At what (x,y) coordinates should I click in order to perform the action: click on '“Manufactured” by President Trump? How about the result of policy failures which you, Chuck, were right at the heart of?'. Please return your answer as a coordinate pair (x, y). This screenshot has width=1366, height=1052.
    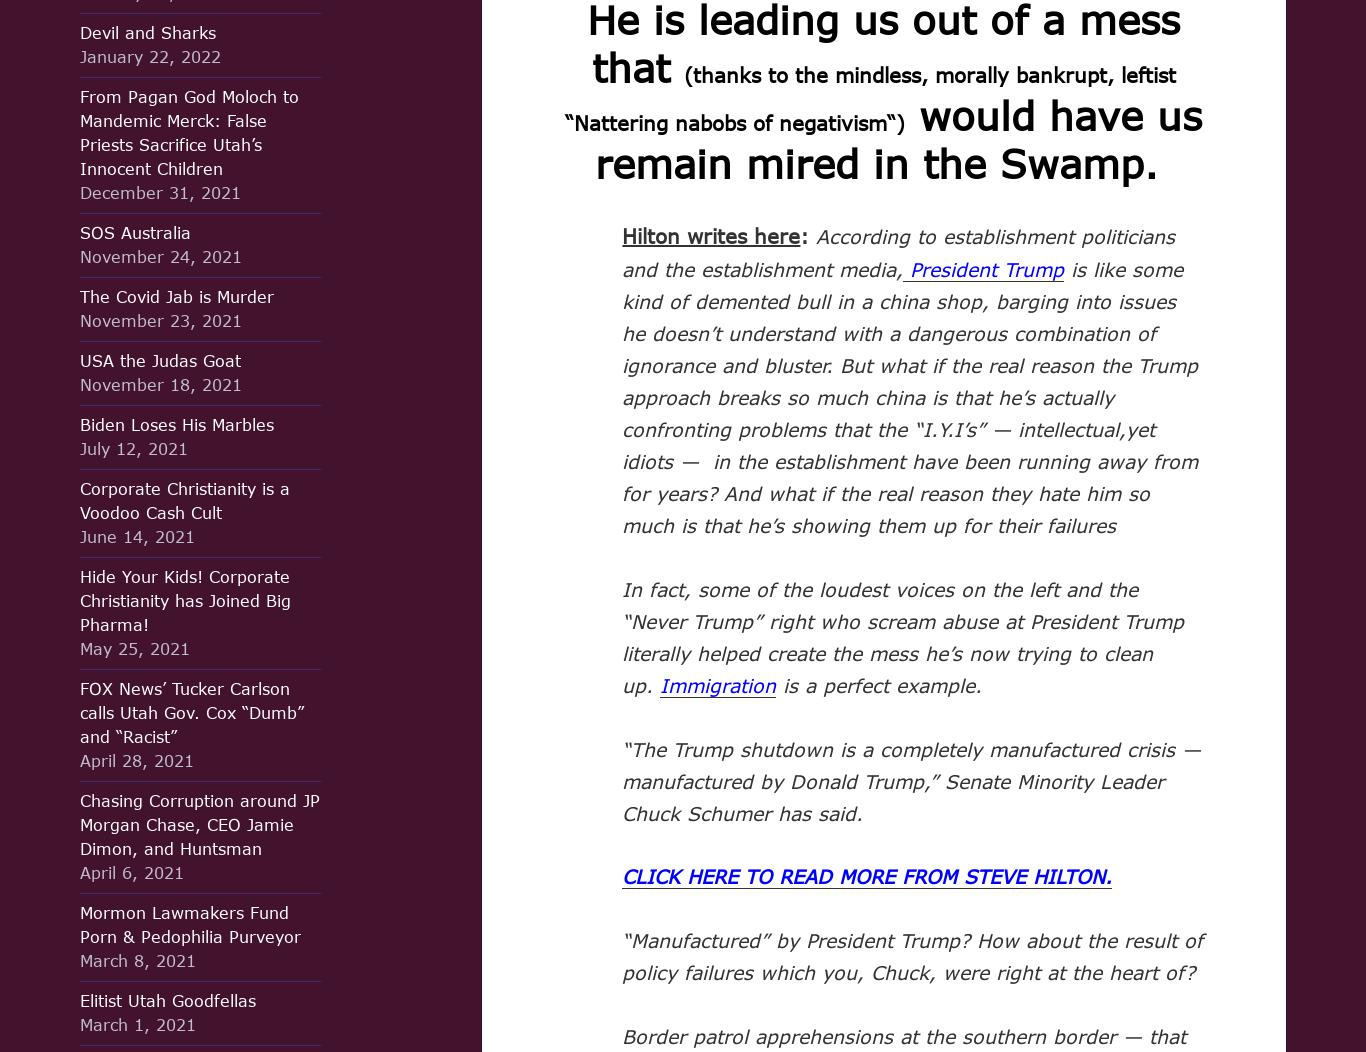
    Looking at the image, I should click on (912, 955).